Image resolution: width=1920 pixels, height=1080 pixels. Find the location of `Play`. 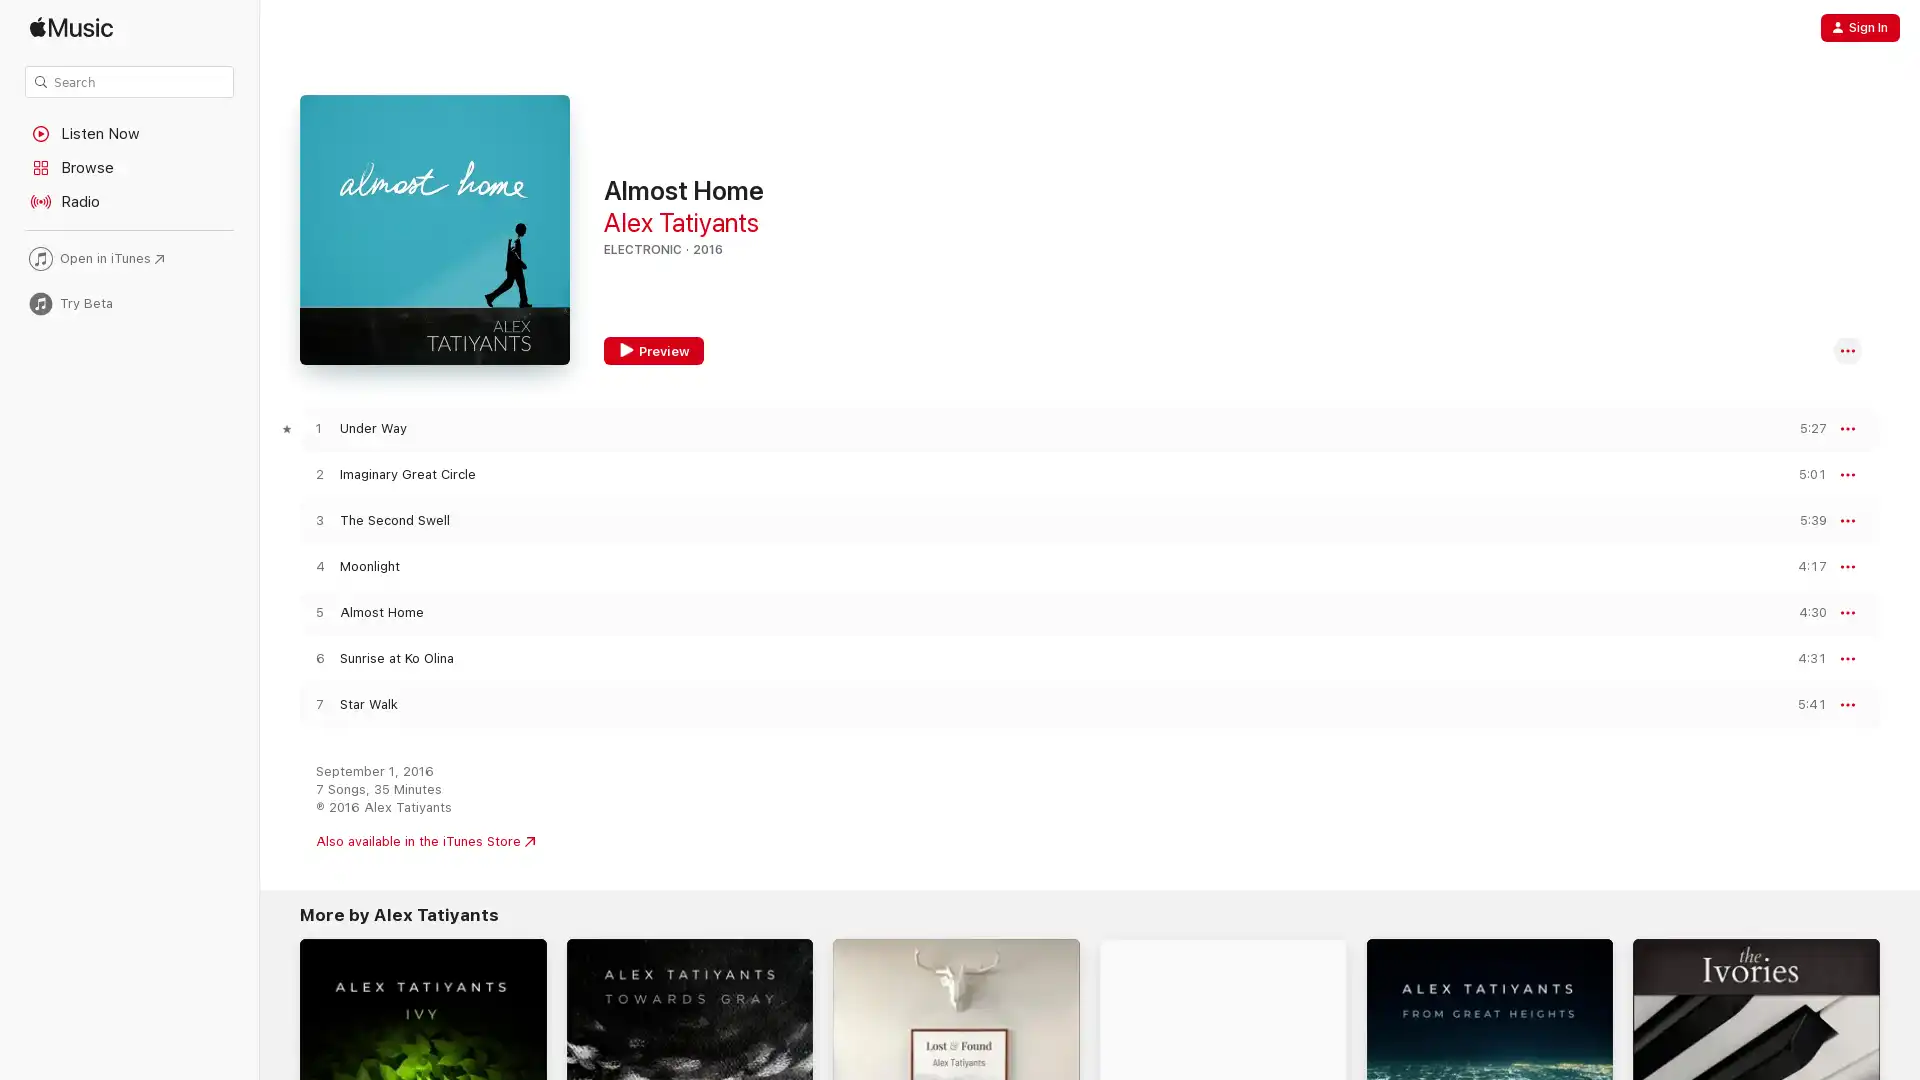

Play is located at coordinates (318, 566).